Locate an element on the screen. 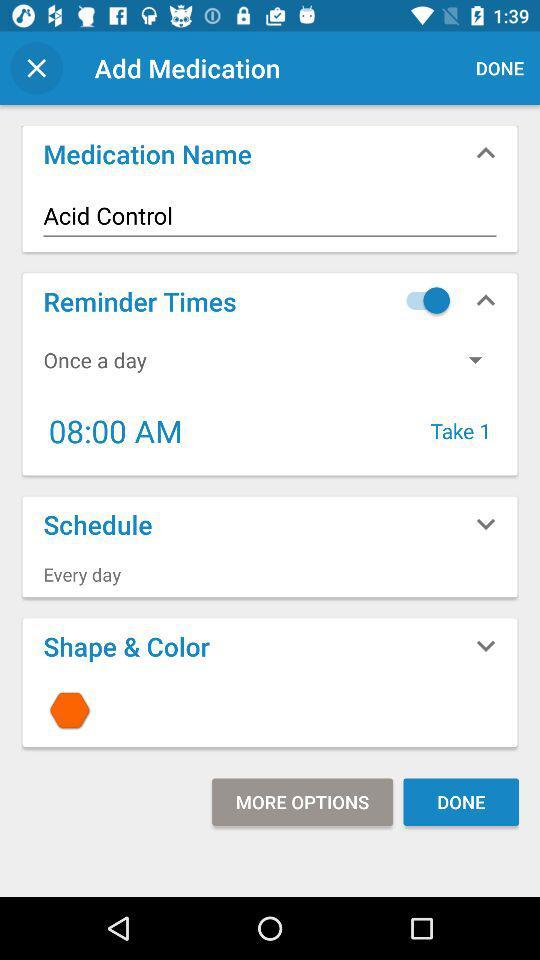  every day item is located at coordinates (270, 574).